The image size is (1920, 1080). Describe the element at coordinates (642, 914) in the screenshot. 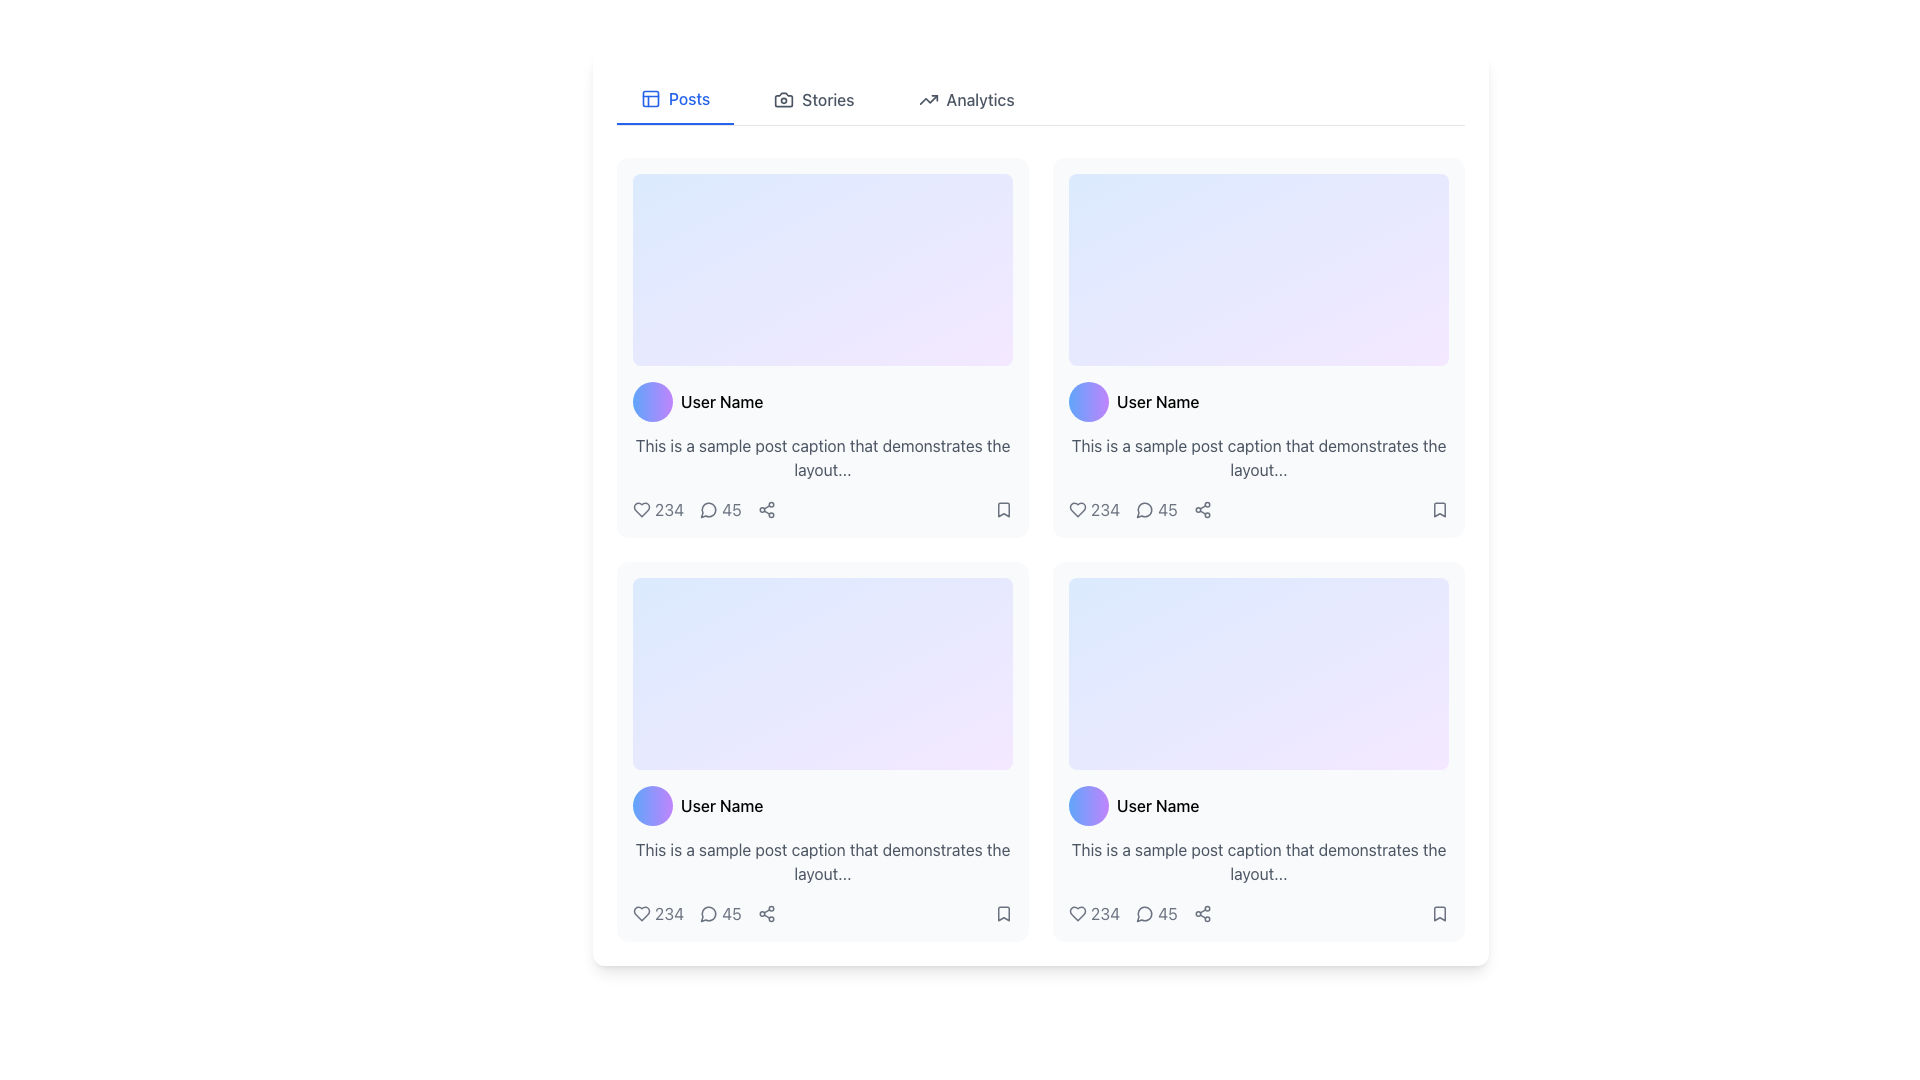

I see `the heart icon button located in the bottom-left region of the fourth card to like the post` at that location.